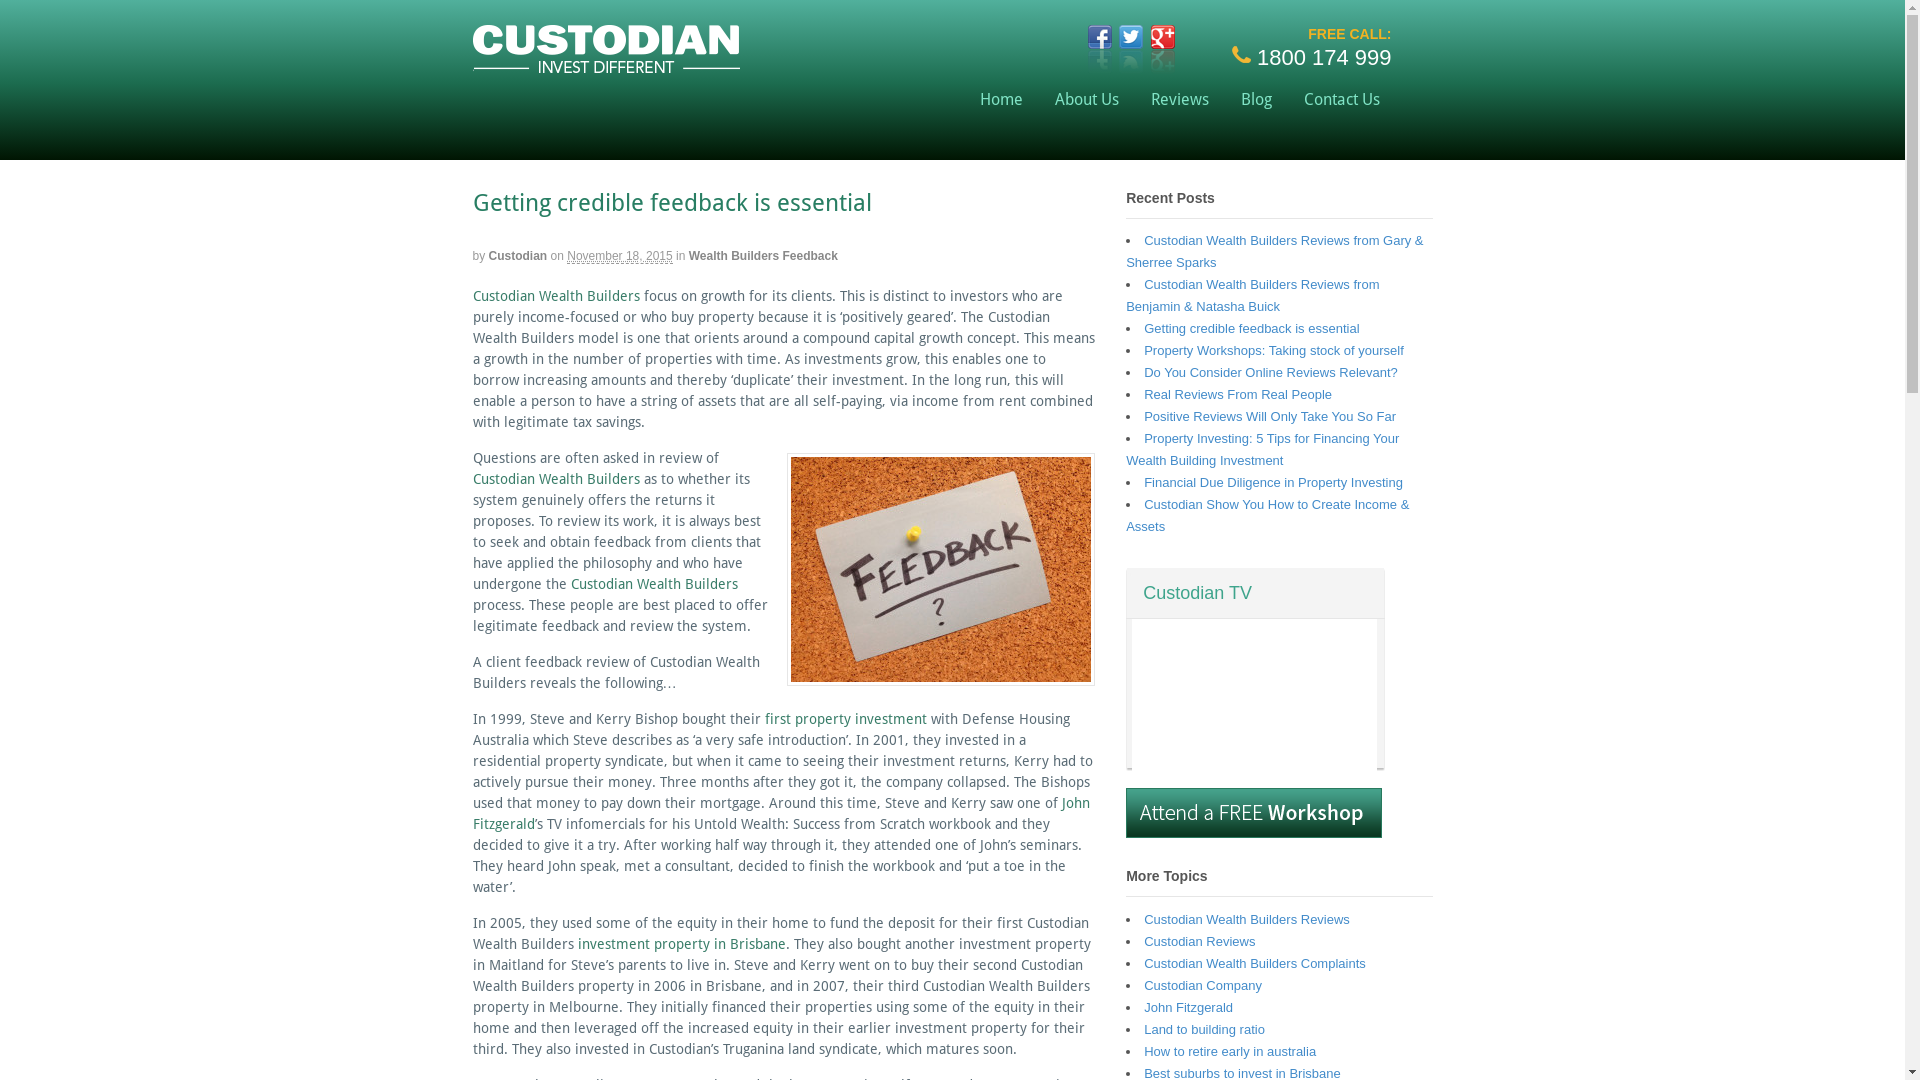 This screenshot has width=1920, height=1080. I want to click on 'Property Workshops: Taking stock of yourself', so click(1143, 349).